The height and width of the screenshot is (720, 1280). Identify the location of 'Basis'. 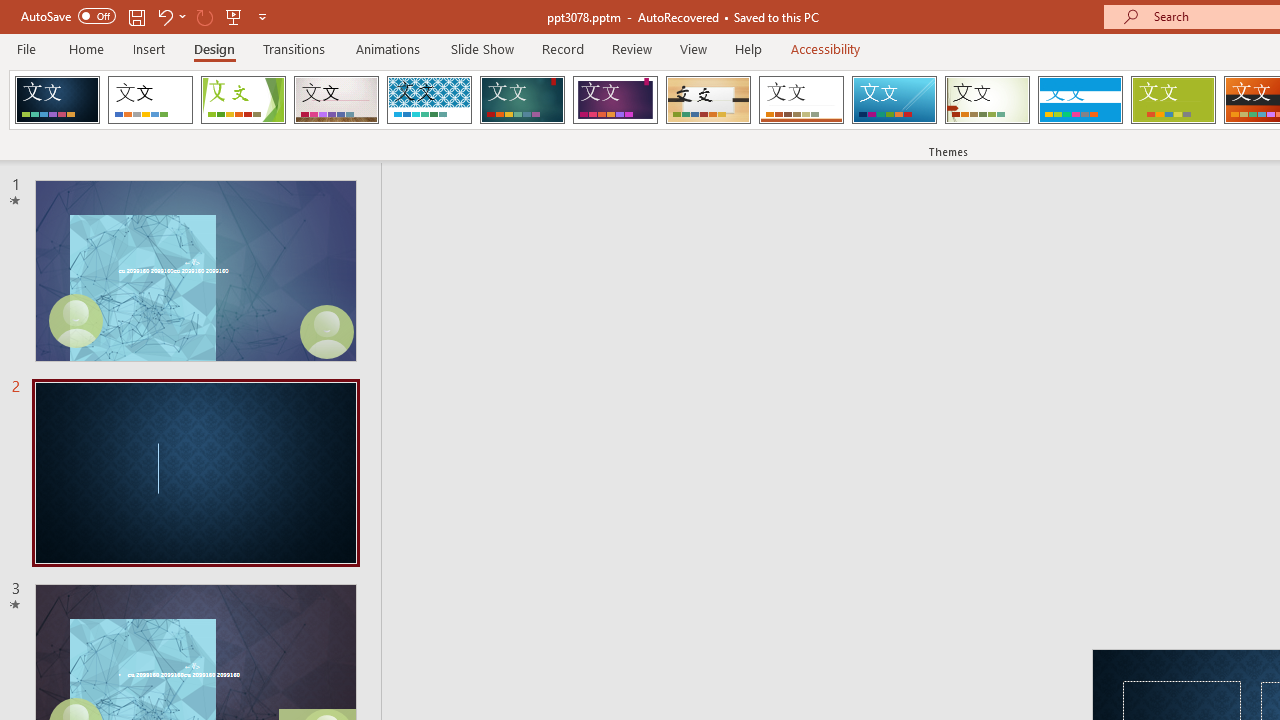
(1173, 100).